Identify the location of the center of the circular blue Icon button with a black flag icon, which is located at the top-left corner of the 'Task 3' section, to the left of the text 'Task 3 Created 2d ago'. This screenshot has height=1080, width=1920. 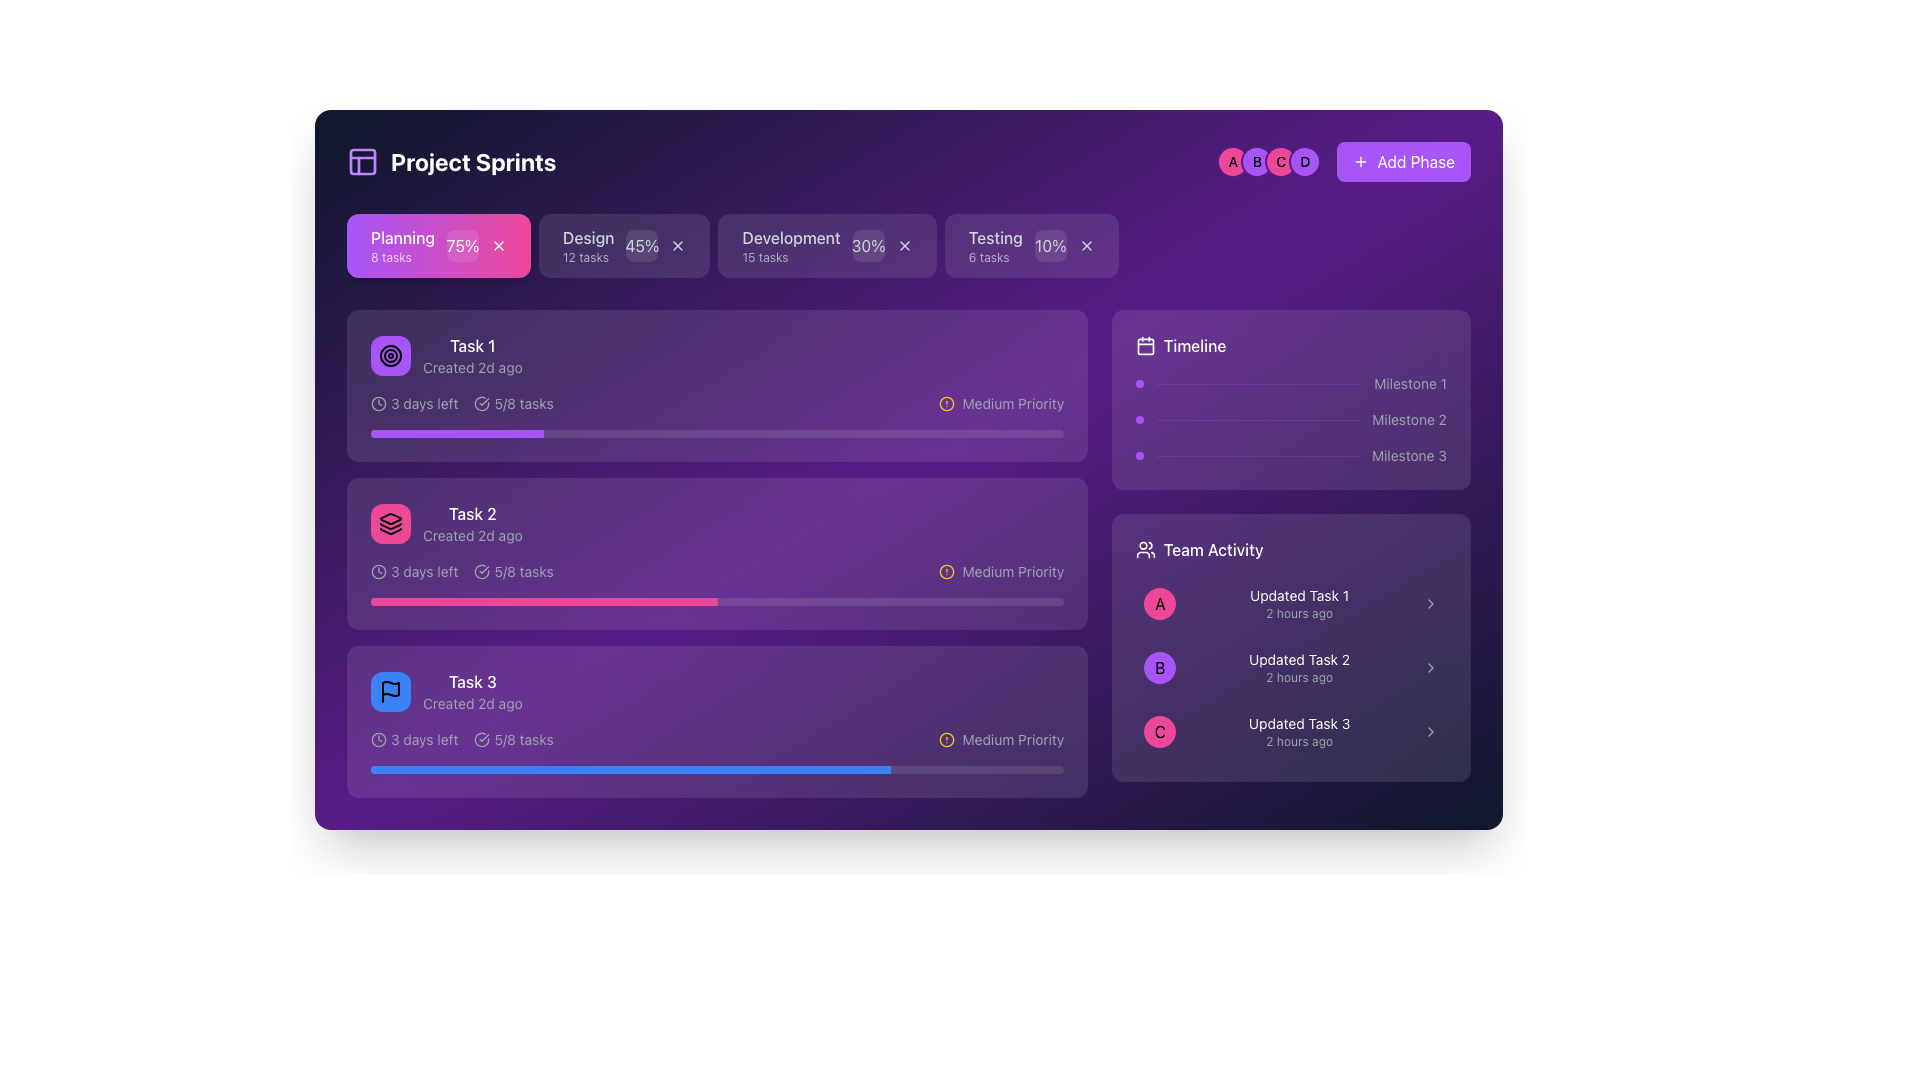
(390, 690).